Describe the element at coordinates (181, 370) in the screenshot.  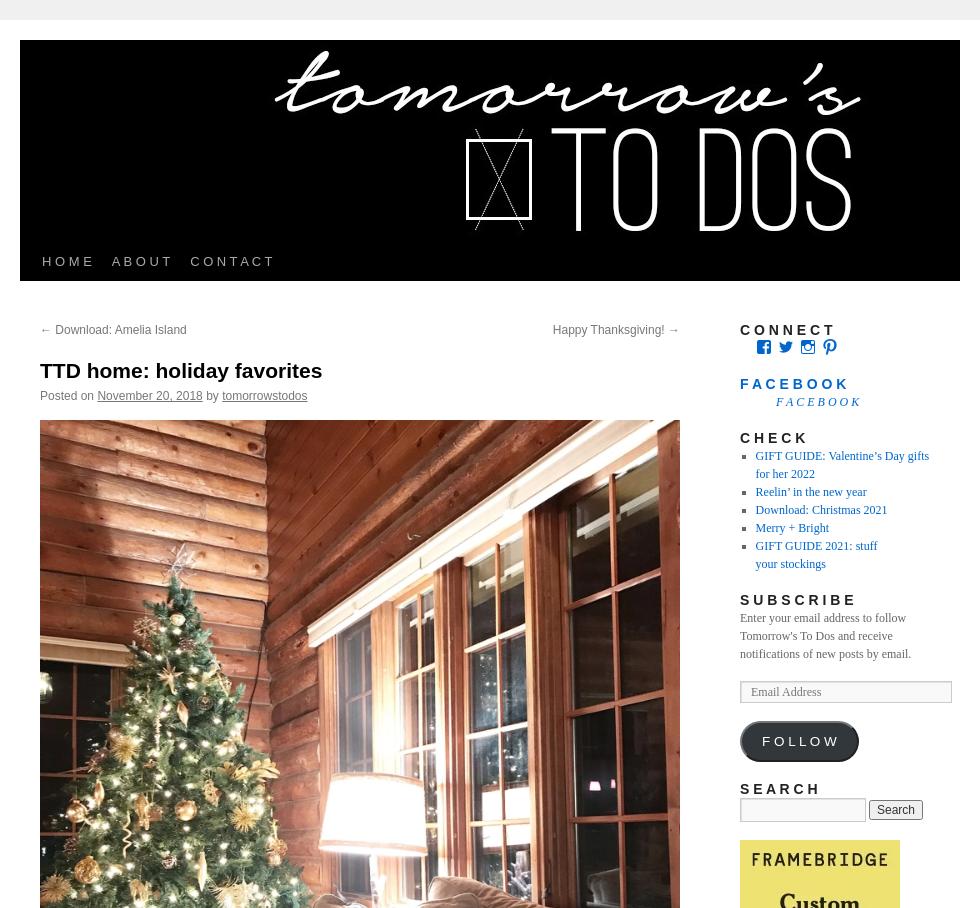
I see `'TTD home: holiday favorites'` at that location.